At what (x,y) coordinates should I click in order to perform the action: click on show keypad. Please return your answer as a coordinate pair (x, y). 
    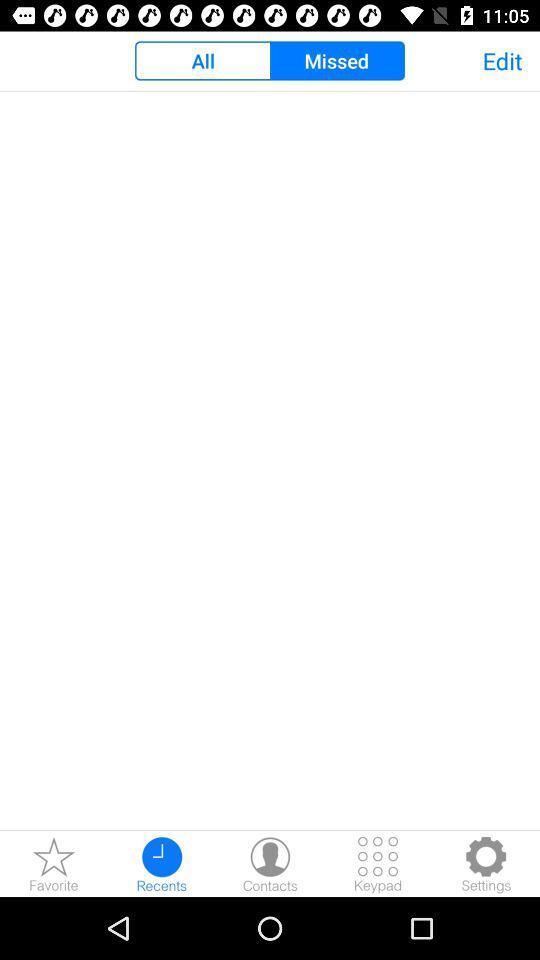
    Looking at the image, I should click on (378, 863).